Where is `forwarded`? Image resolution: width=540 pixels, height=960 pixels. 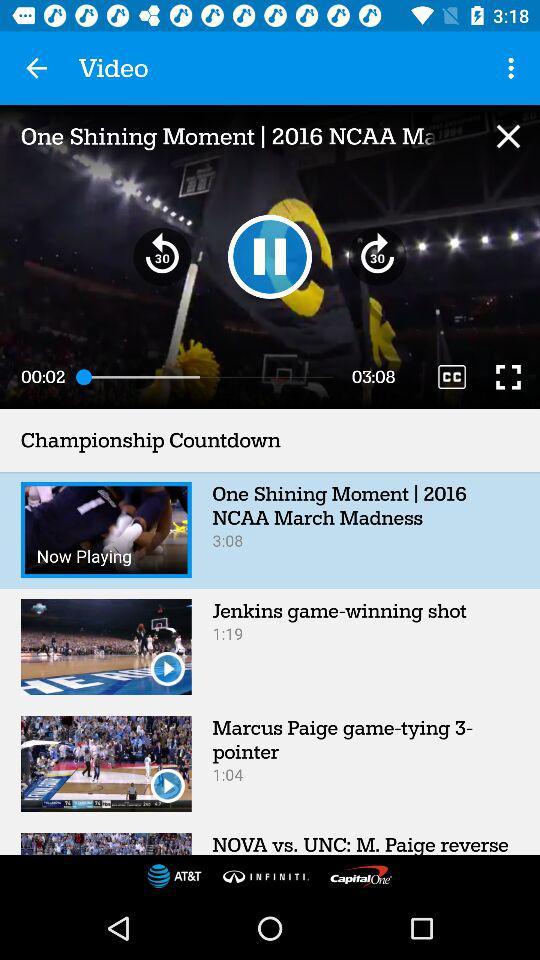 forwarded is located at coordinates (377, 255).